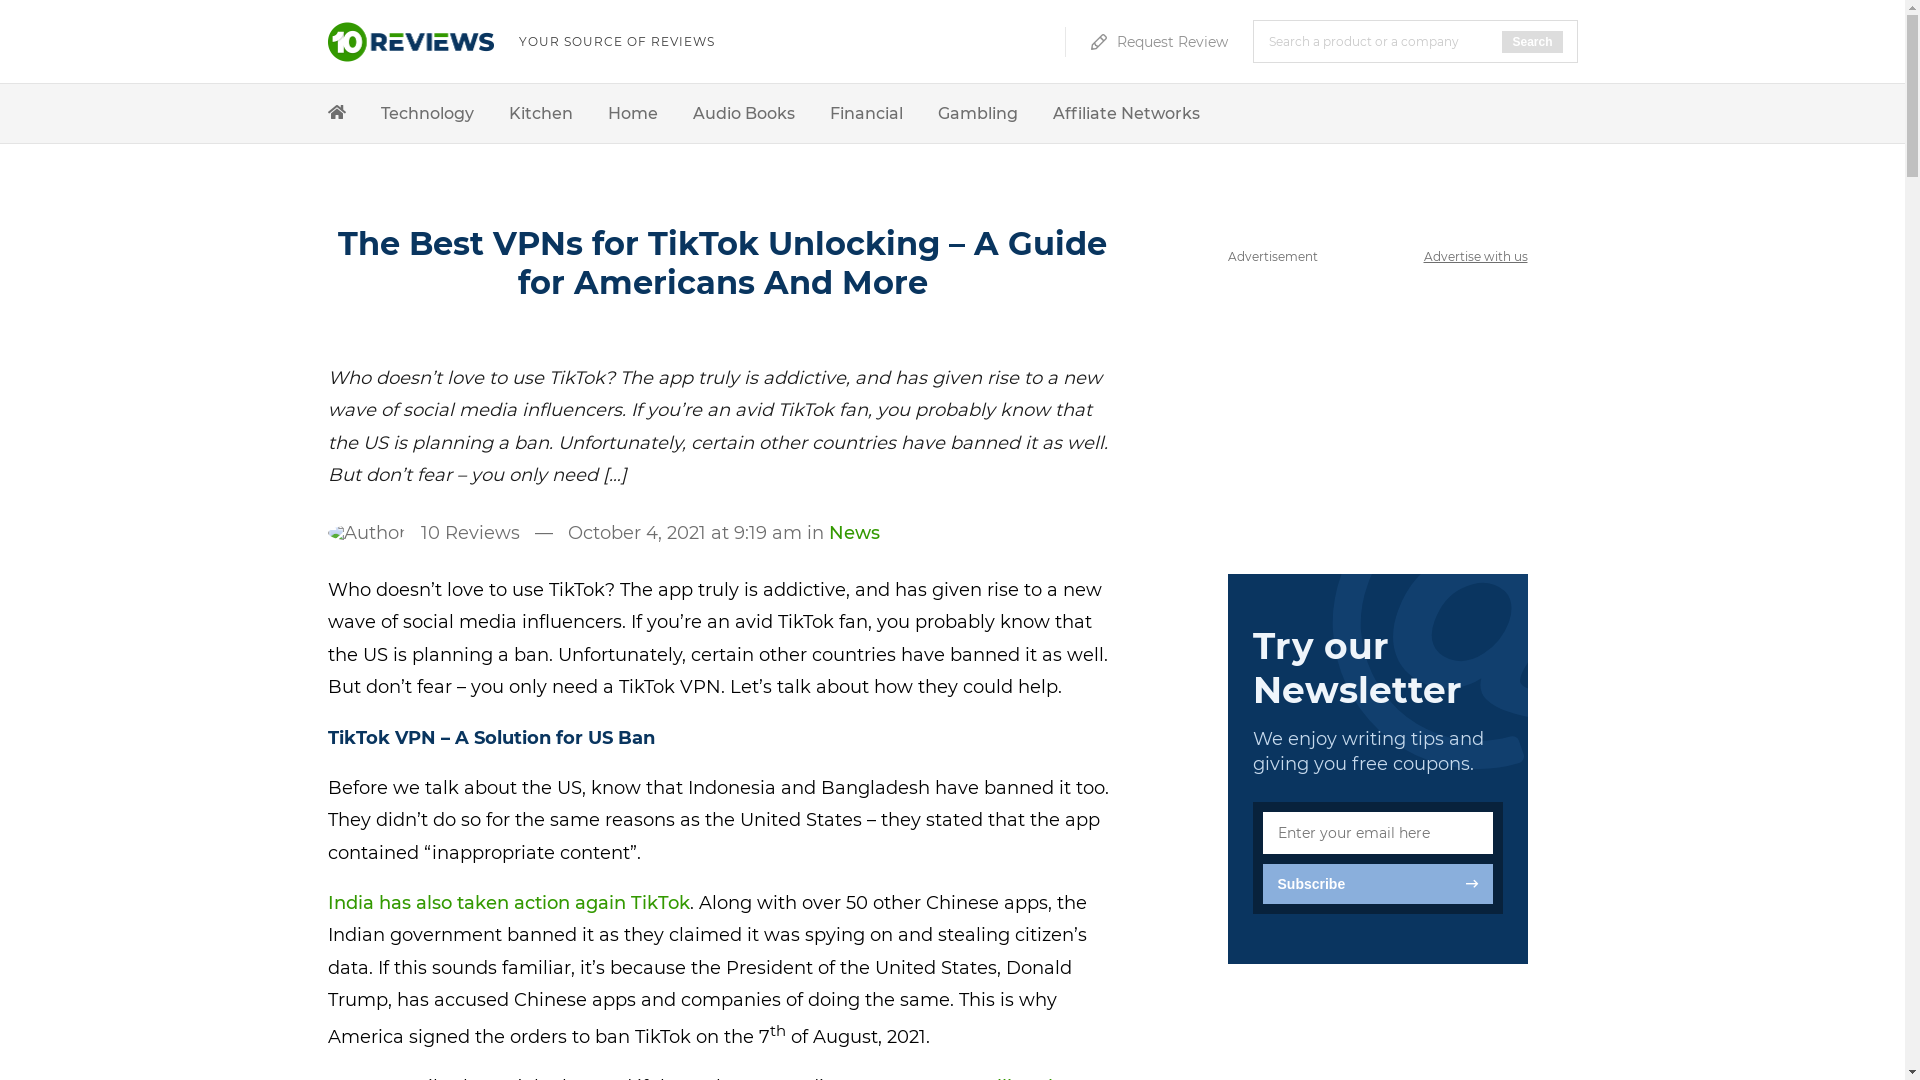  I want to click on 'Financial', so click(830, 113).